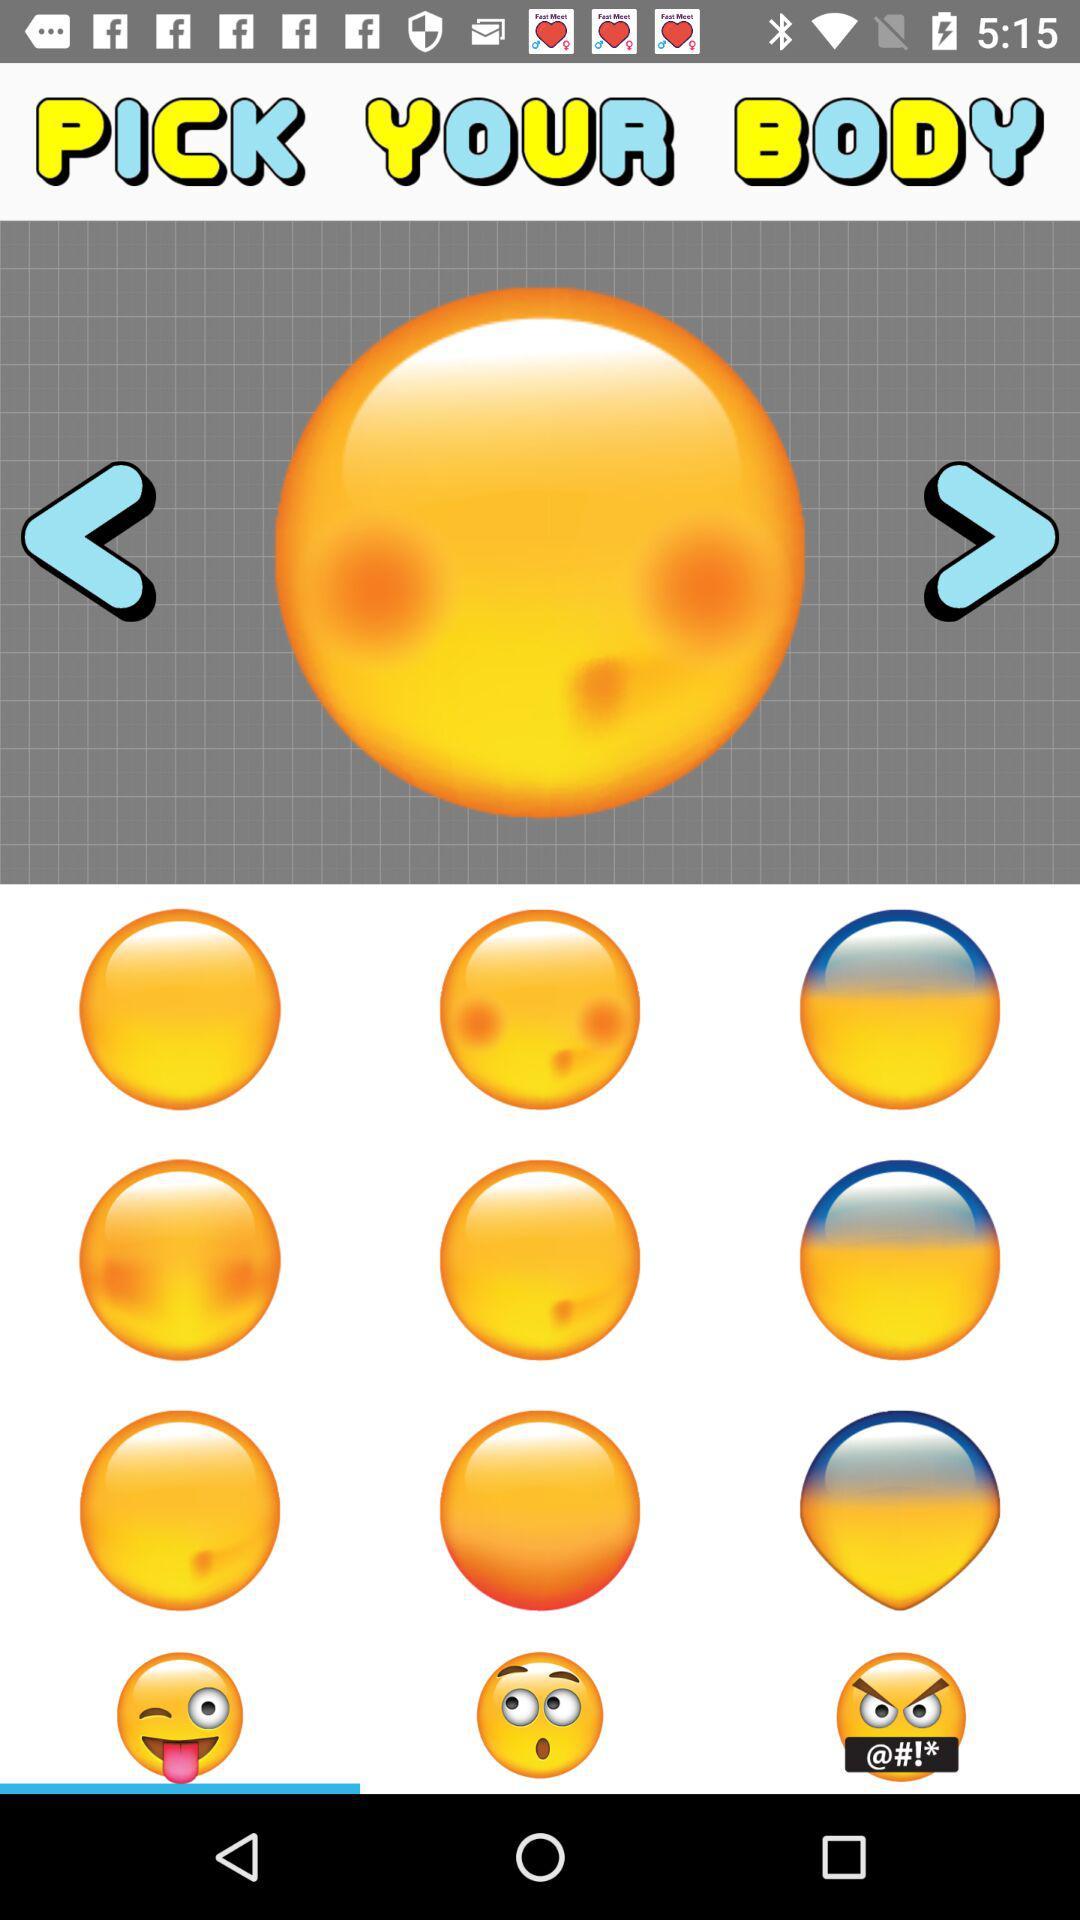  Describe the element at coordinates (898, 1009) in the screenshot. I see `this option` at that location.